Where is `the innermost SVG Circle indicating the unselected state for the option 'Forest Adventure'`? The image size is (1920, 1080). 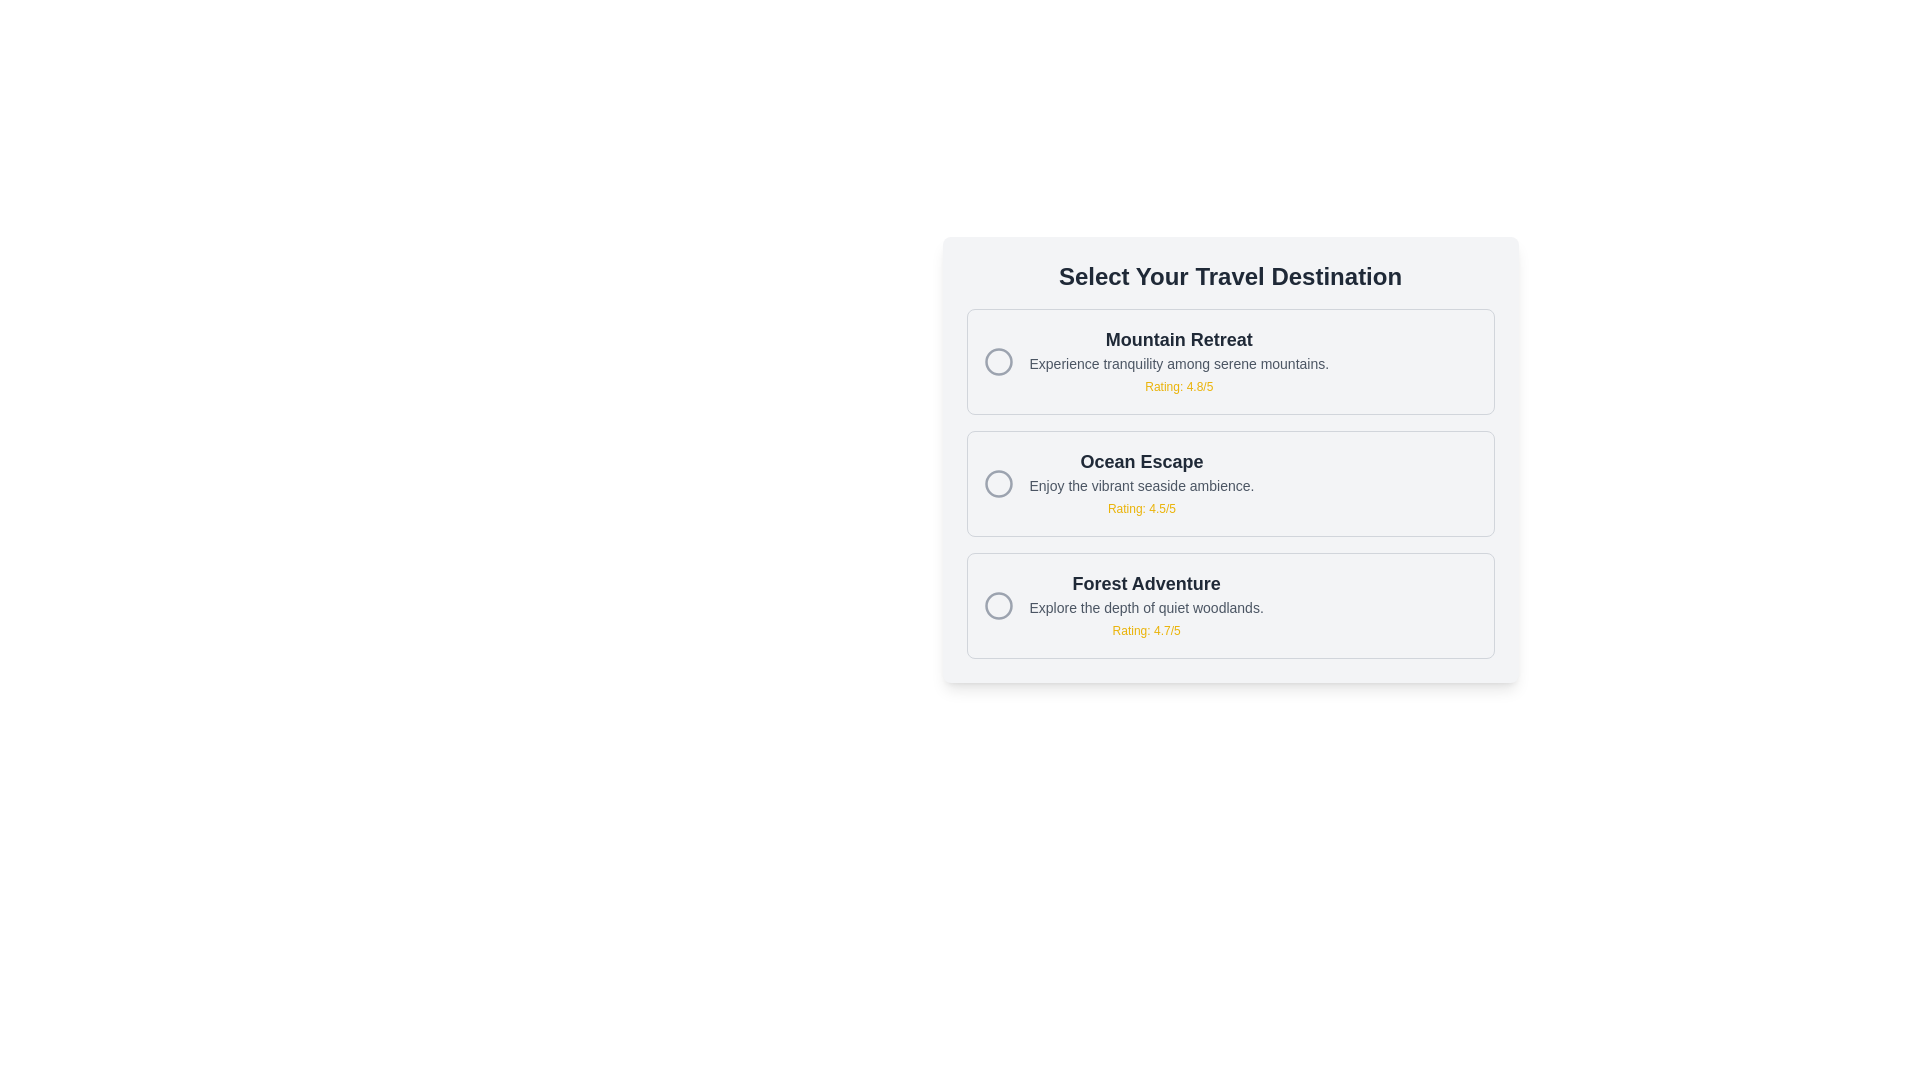
the innermost SVG Circle indicating the unselected state for the option 'Forest Adventure' is located at coordinates (998, 604).